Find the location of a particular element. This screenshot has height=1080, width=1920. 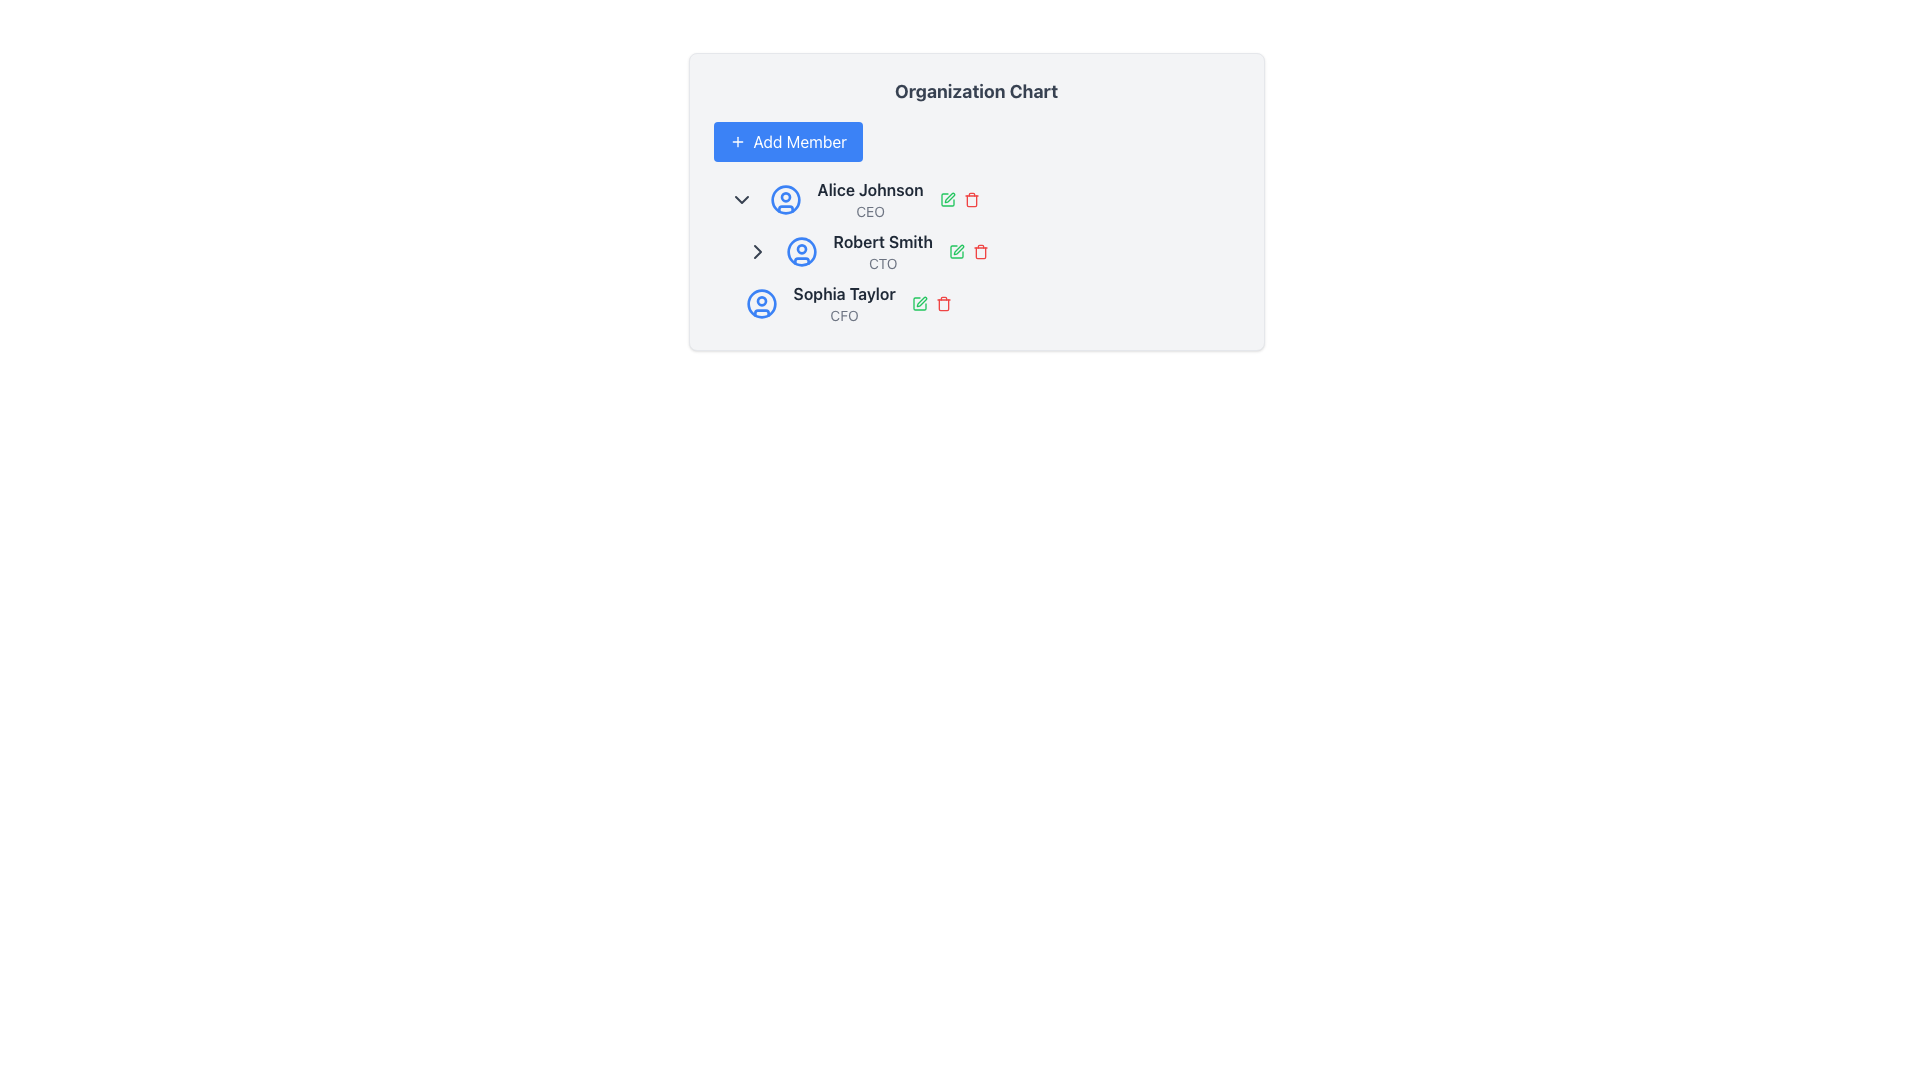

the text label reading 'CEO', which is styled in a smaller font size and lighter grey color, positioned directly beneath 'Alice Johnson' in the organizational chart component is located at coordinates (870, 212).